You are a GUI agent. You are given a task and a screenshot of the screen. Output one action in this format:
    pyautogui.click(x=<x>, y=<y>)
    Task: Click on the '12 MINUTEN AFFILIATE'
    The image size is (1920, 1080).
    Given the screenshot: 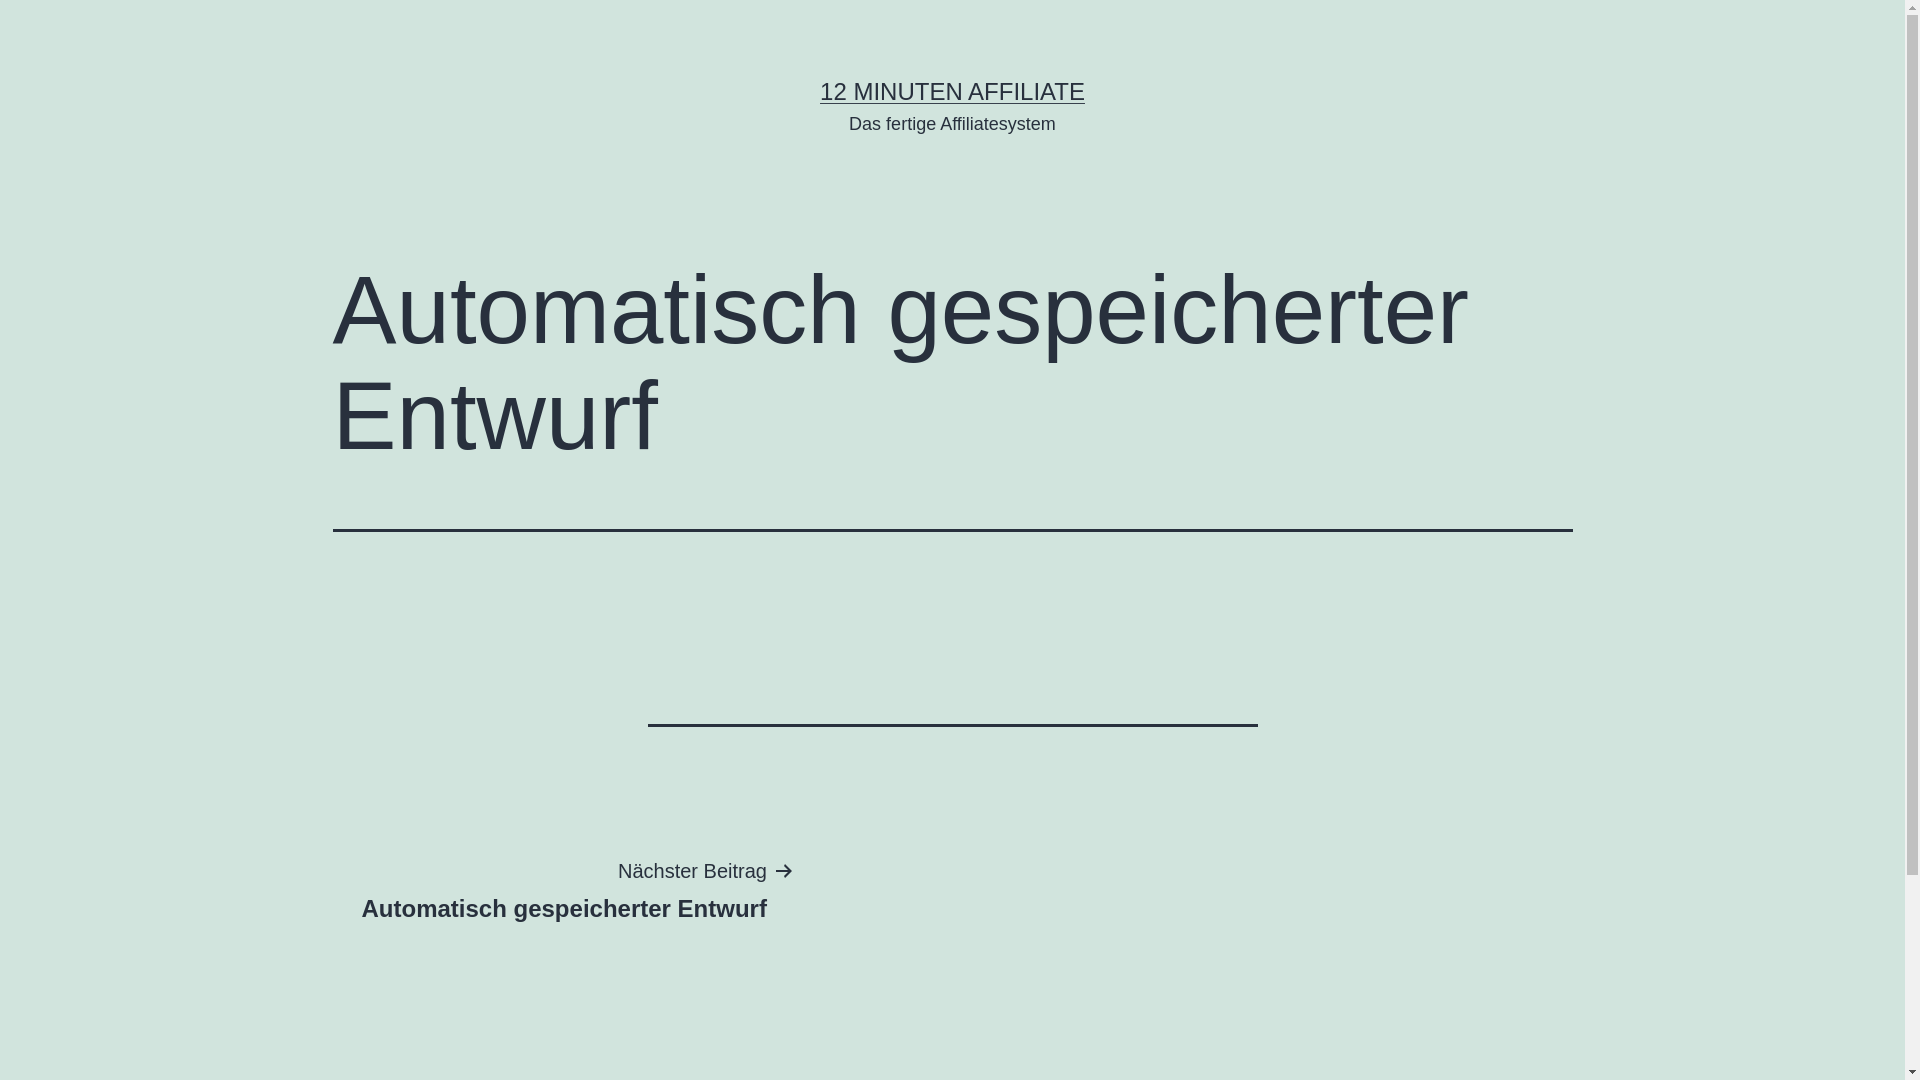 What is the action you would take?
    pyautogui.click(x=951, y=91)
    